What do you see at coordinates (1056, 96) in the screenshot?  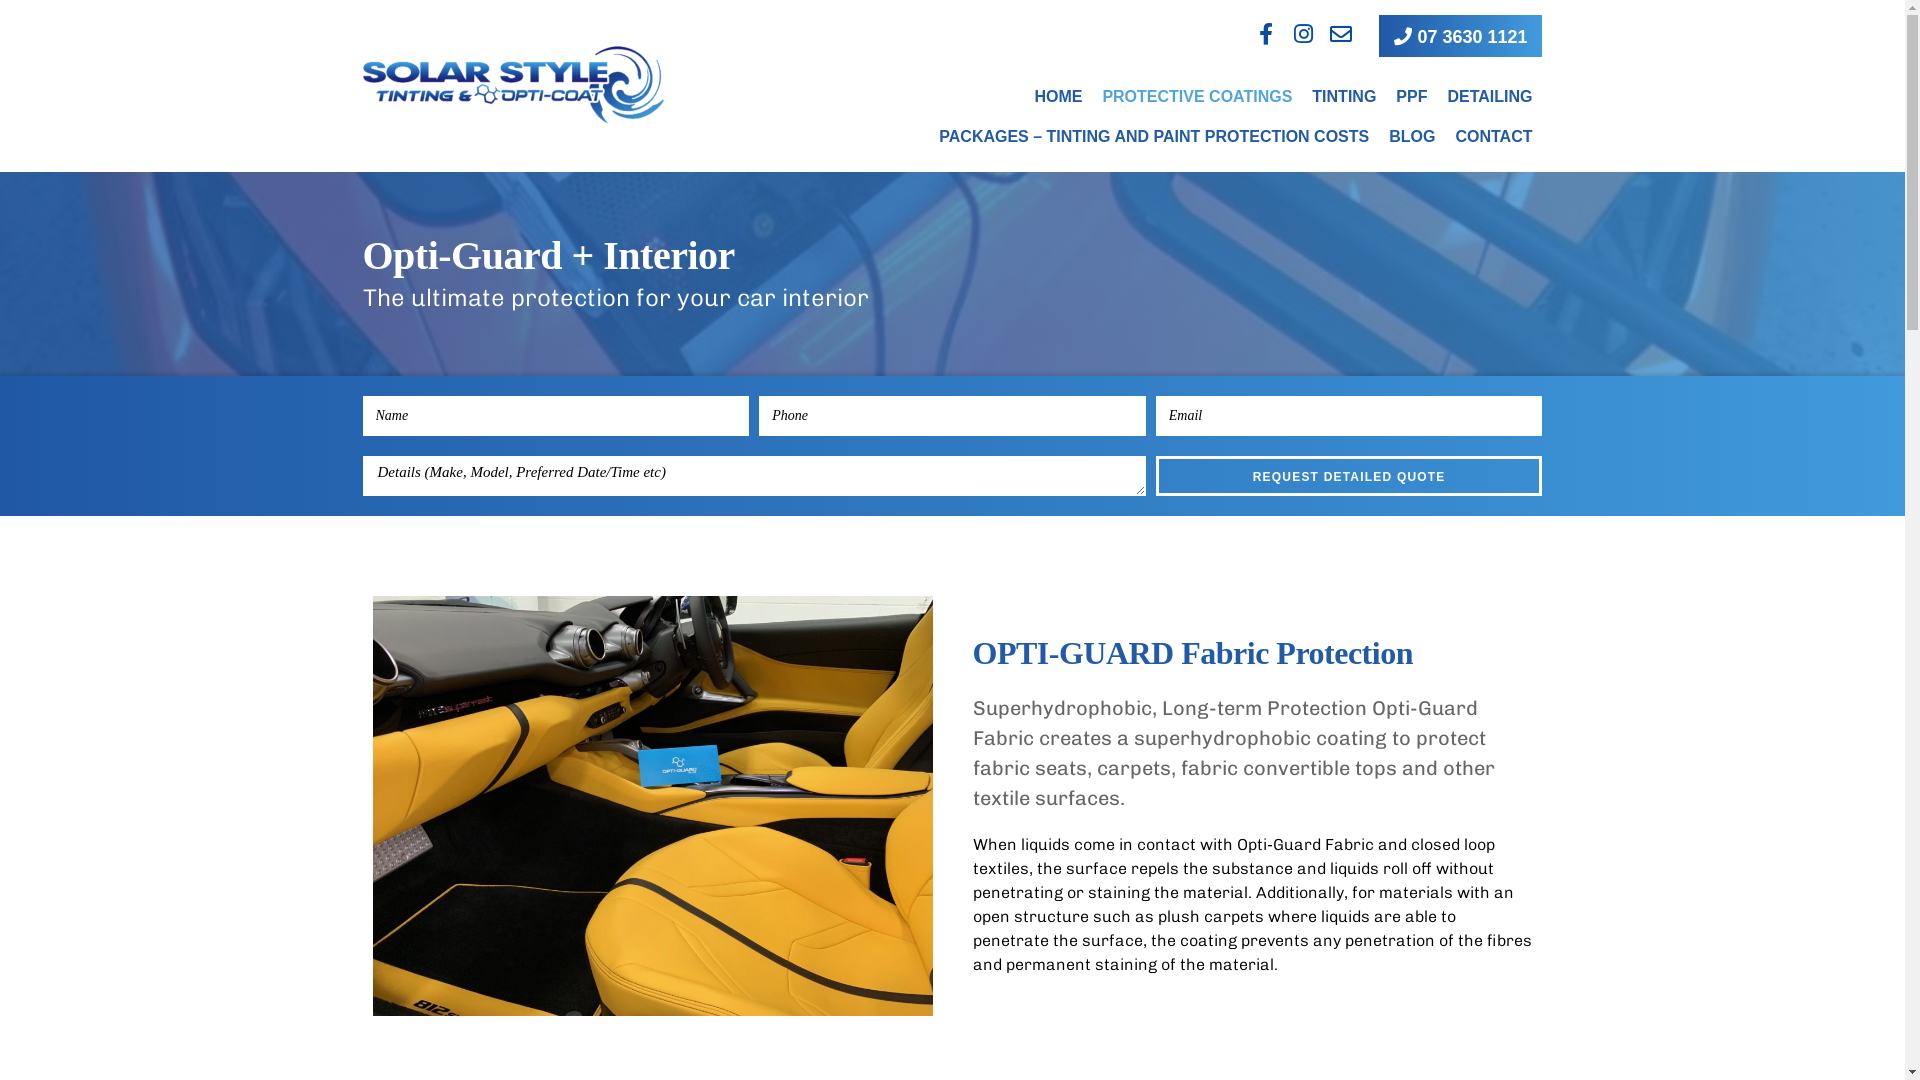 I see `'HOME'` at bounding box center [1056, 96].